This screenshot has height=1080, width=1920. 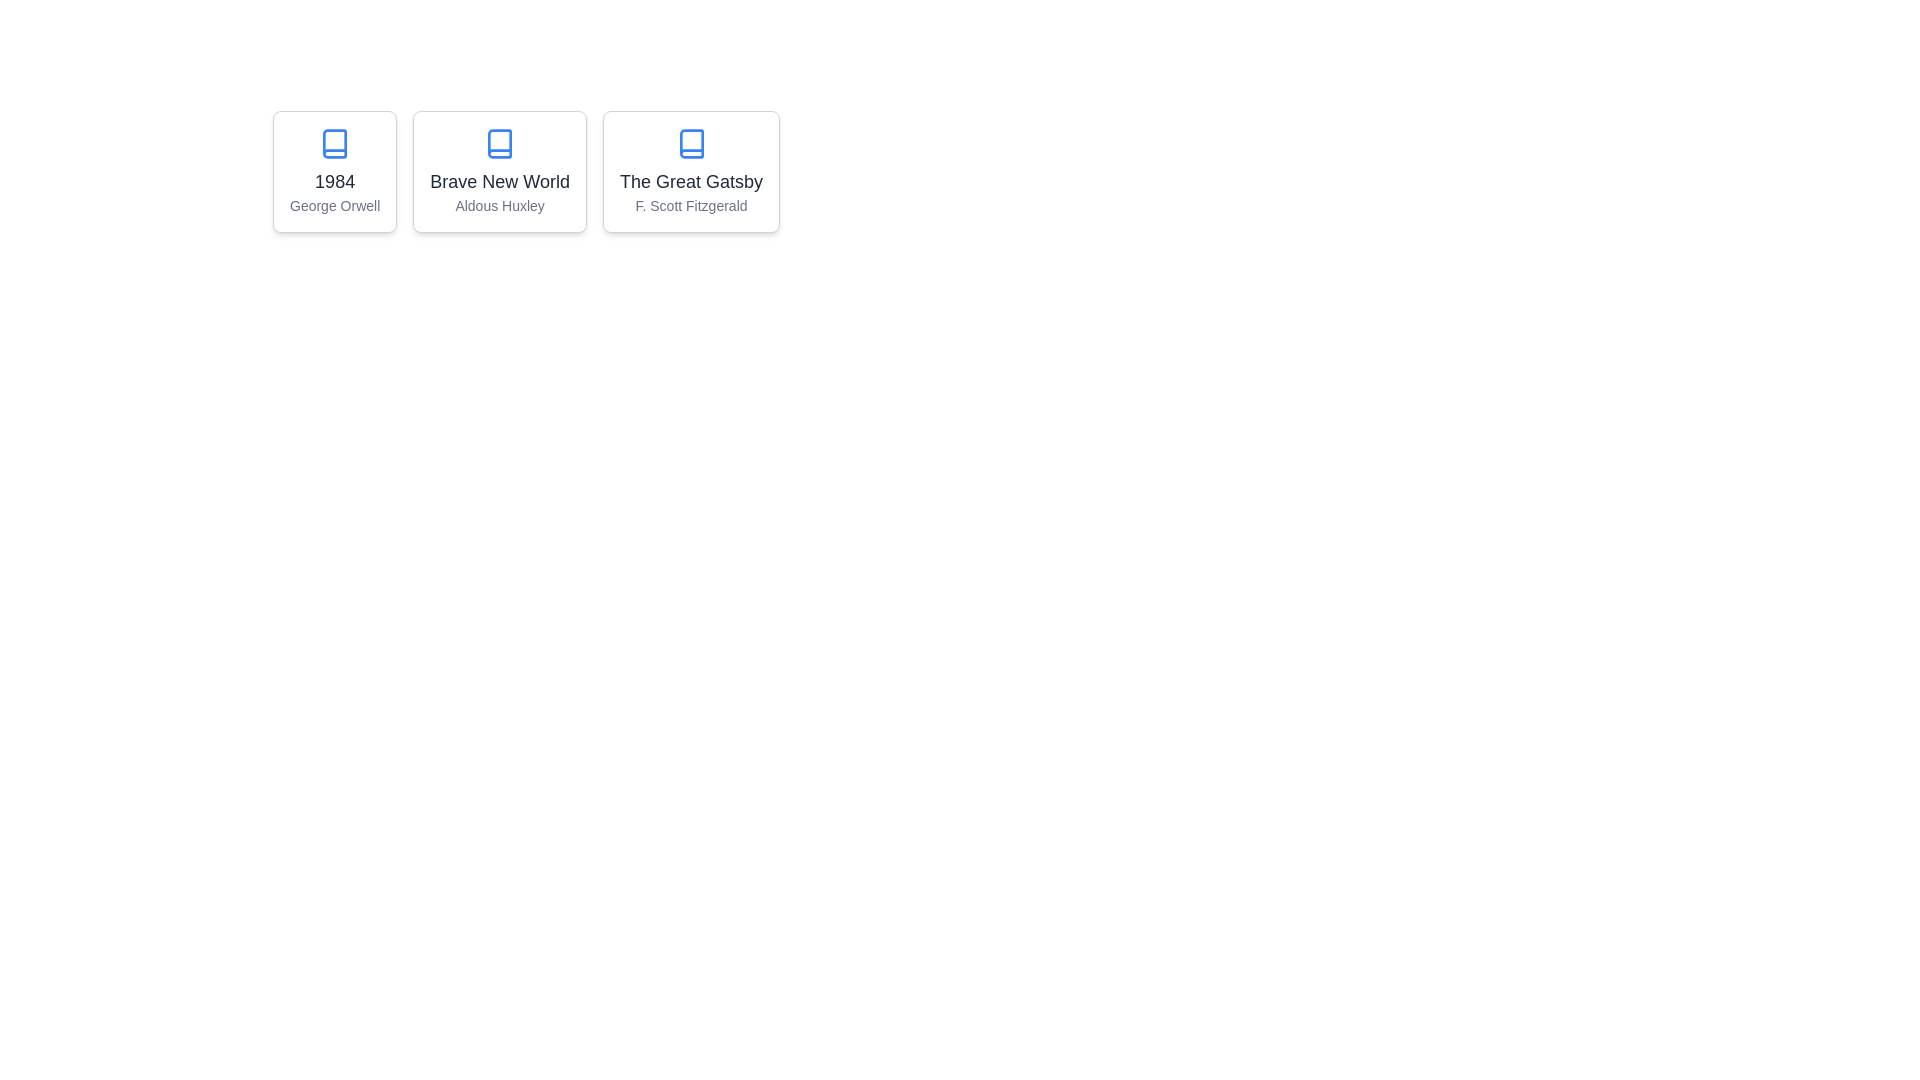 What do you see at coordinates (500, 142) in the screenshot?
I see `the second book icon in a row of three, positioned above the text 'Brave New World' and 'Aldous Huxley'` at bounding box center [500, 142].